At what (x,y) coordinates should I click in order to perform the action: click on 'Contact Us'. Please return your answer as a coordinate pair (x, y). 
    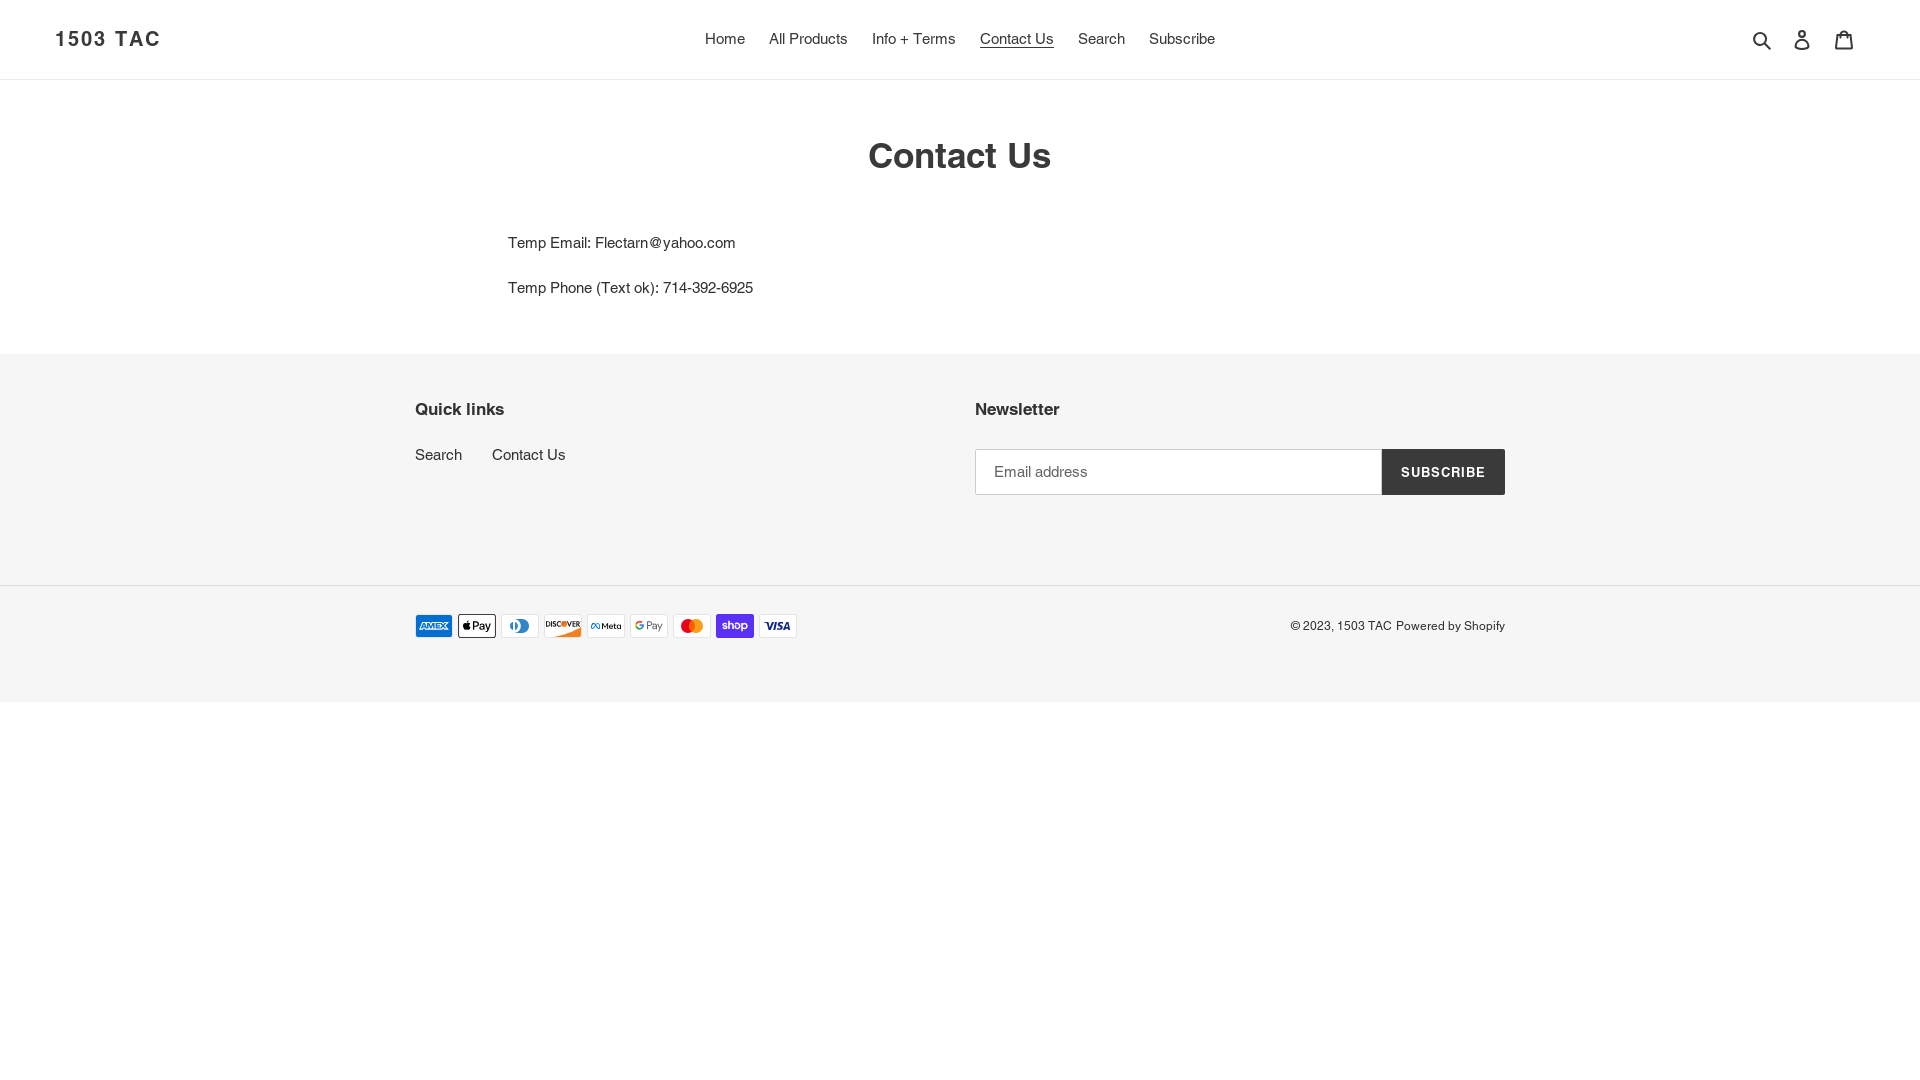
    Looking at the image, I should click on (1017, 39).